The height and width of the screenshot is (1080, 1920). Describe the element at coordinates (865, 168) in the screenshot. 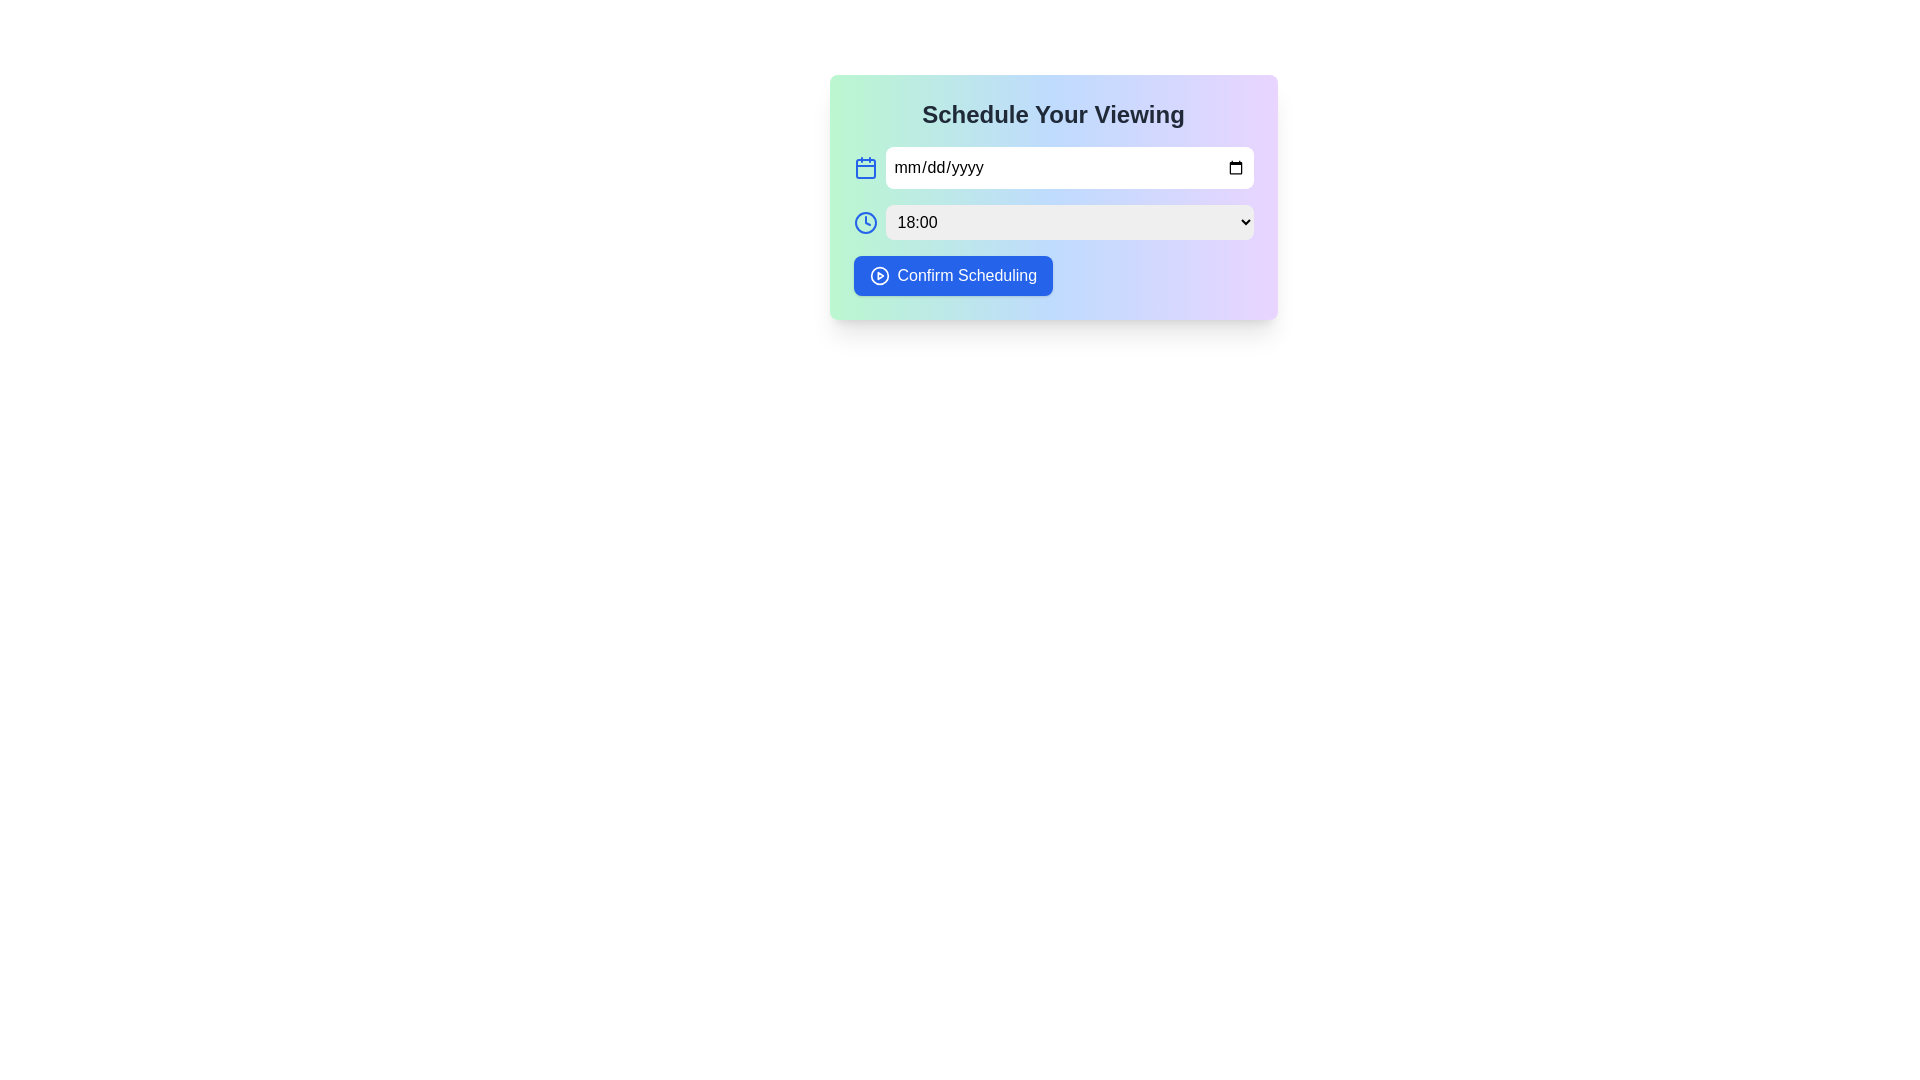

I see `the small blue rectangular element that is part of the calendar icon, located within the decorative background on the left side of the first input field` at that location.